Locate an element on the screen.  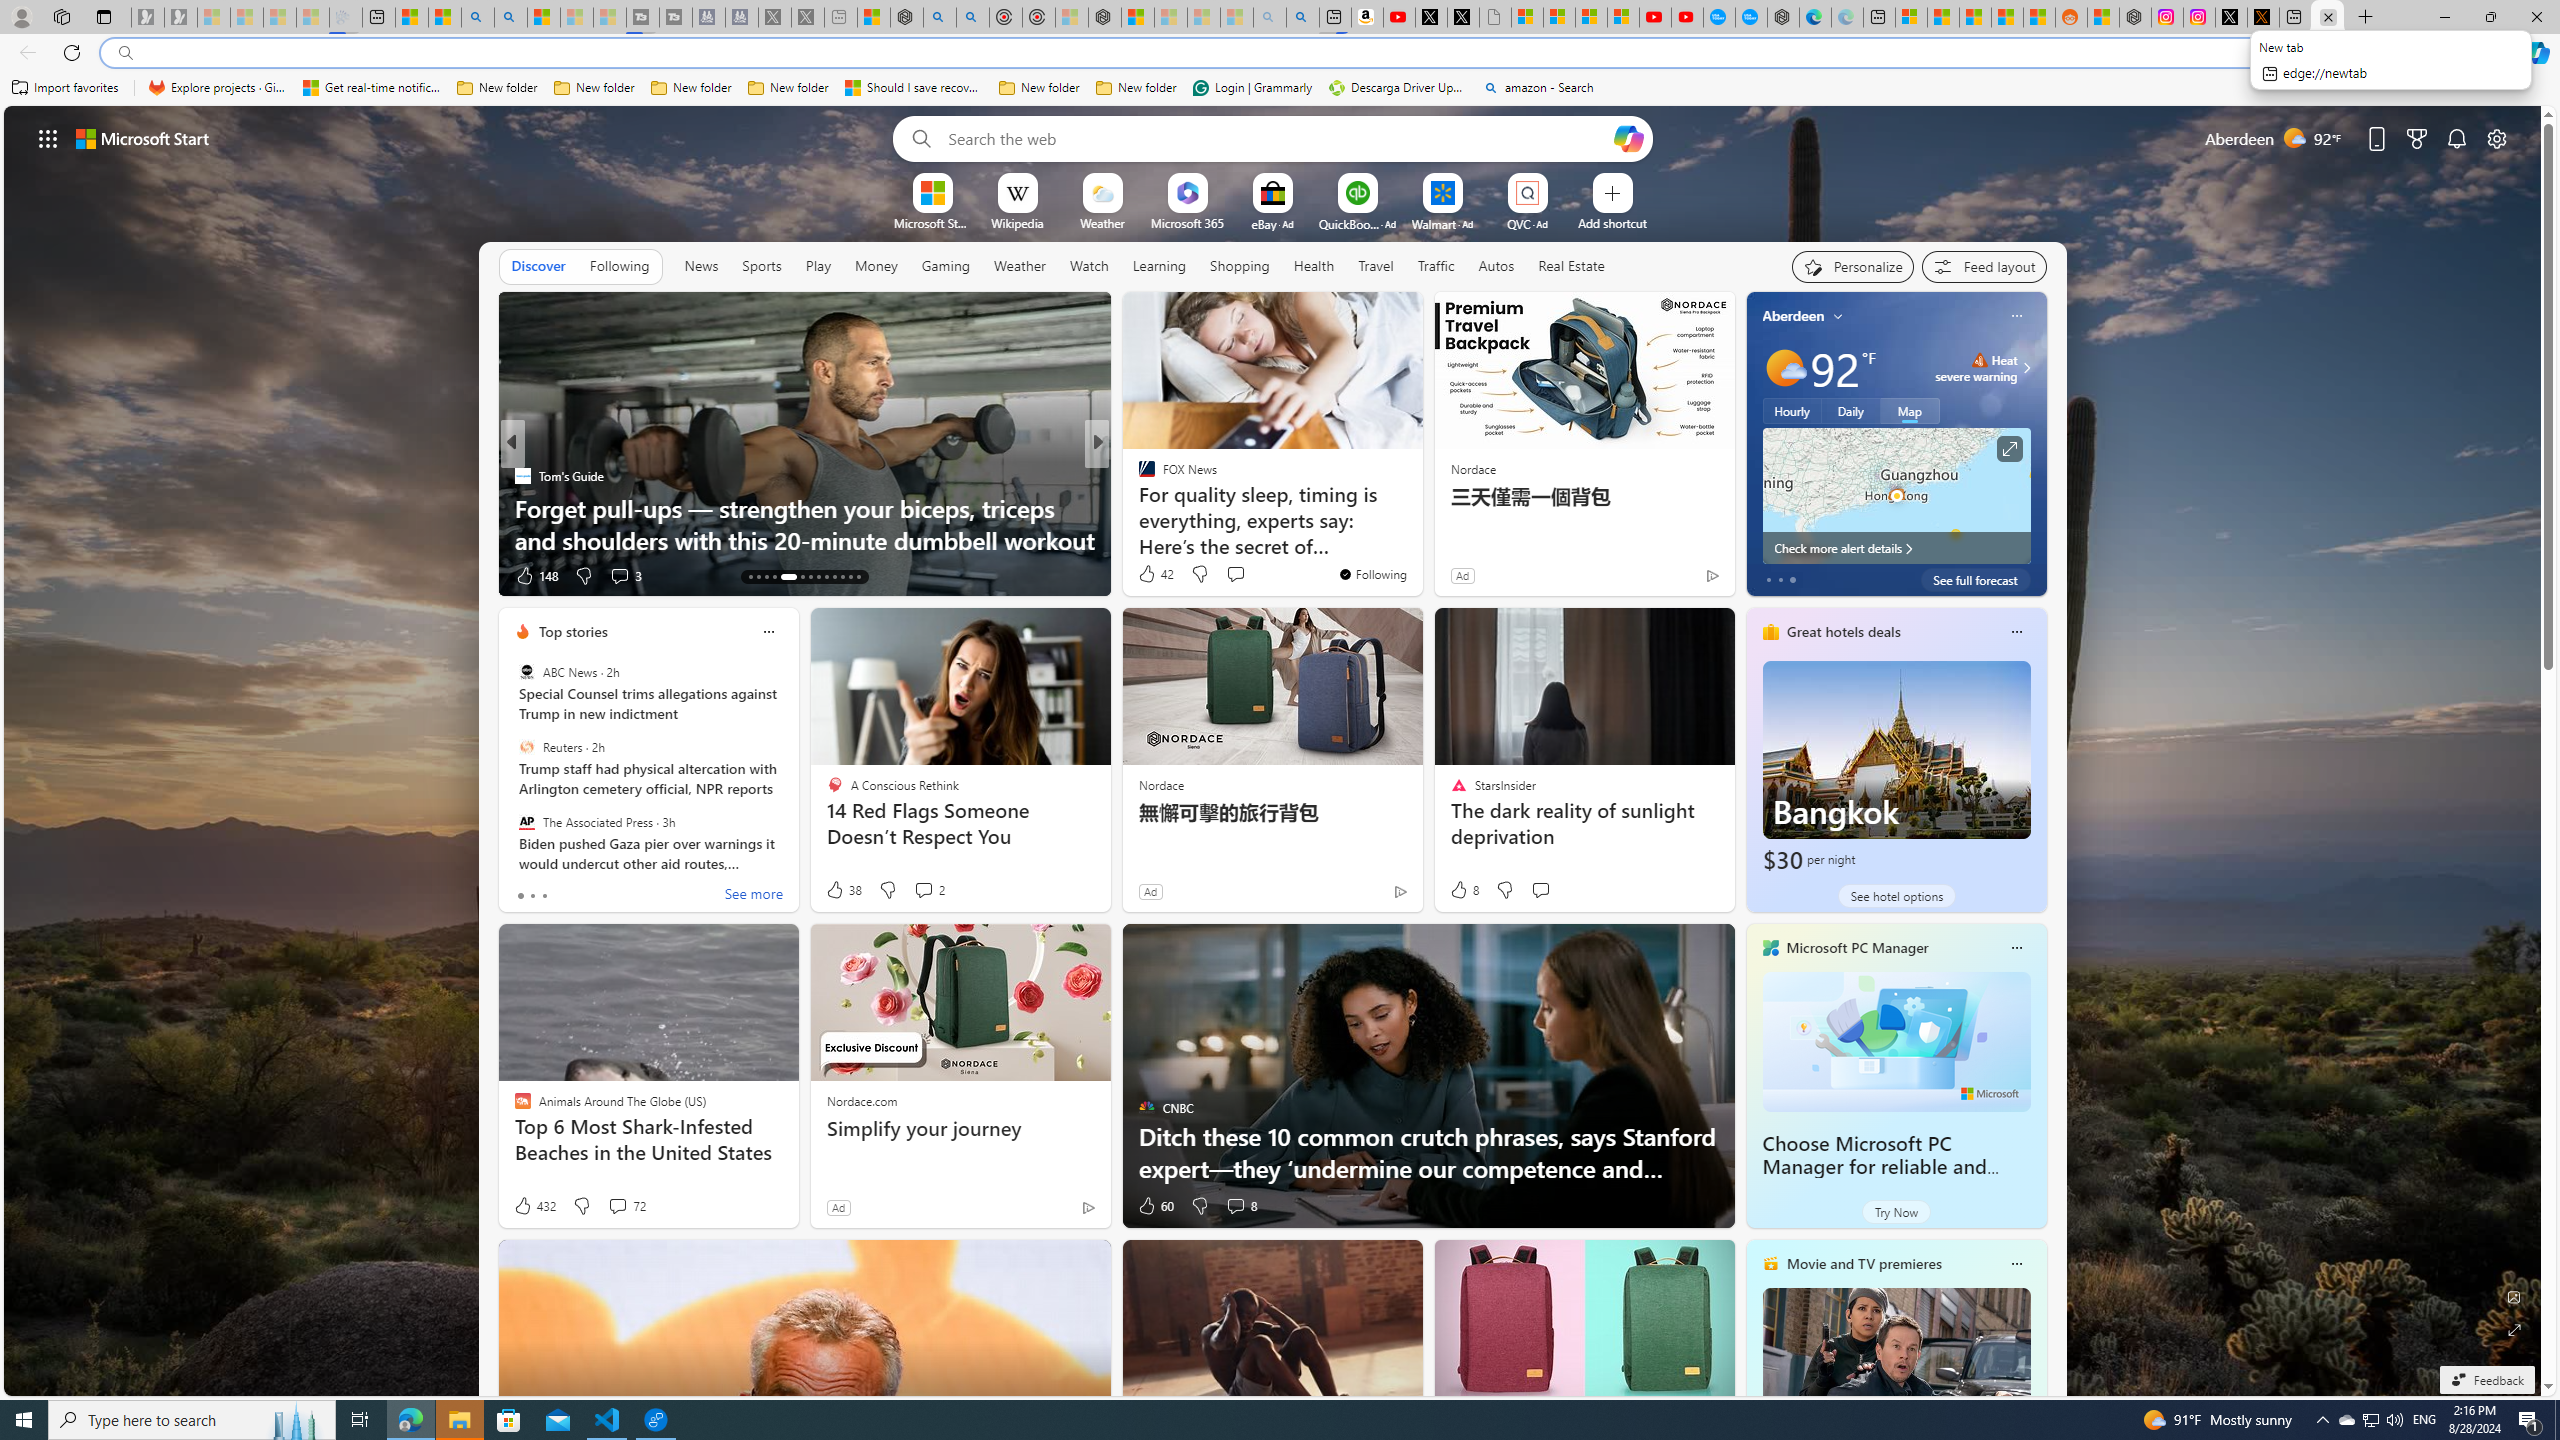
'AutomationID: tab-14' is located at coordinates (758, 577).